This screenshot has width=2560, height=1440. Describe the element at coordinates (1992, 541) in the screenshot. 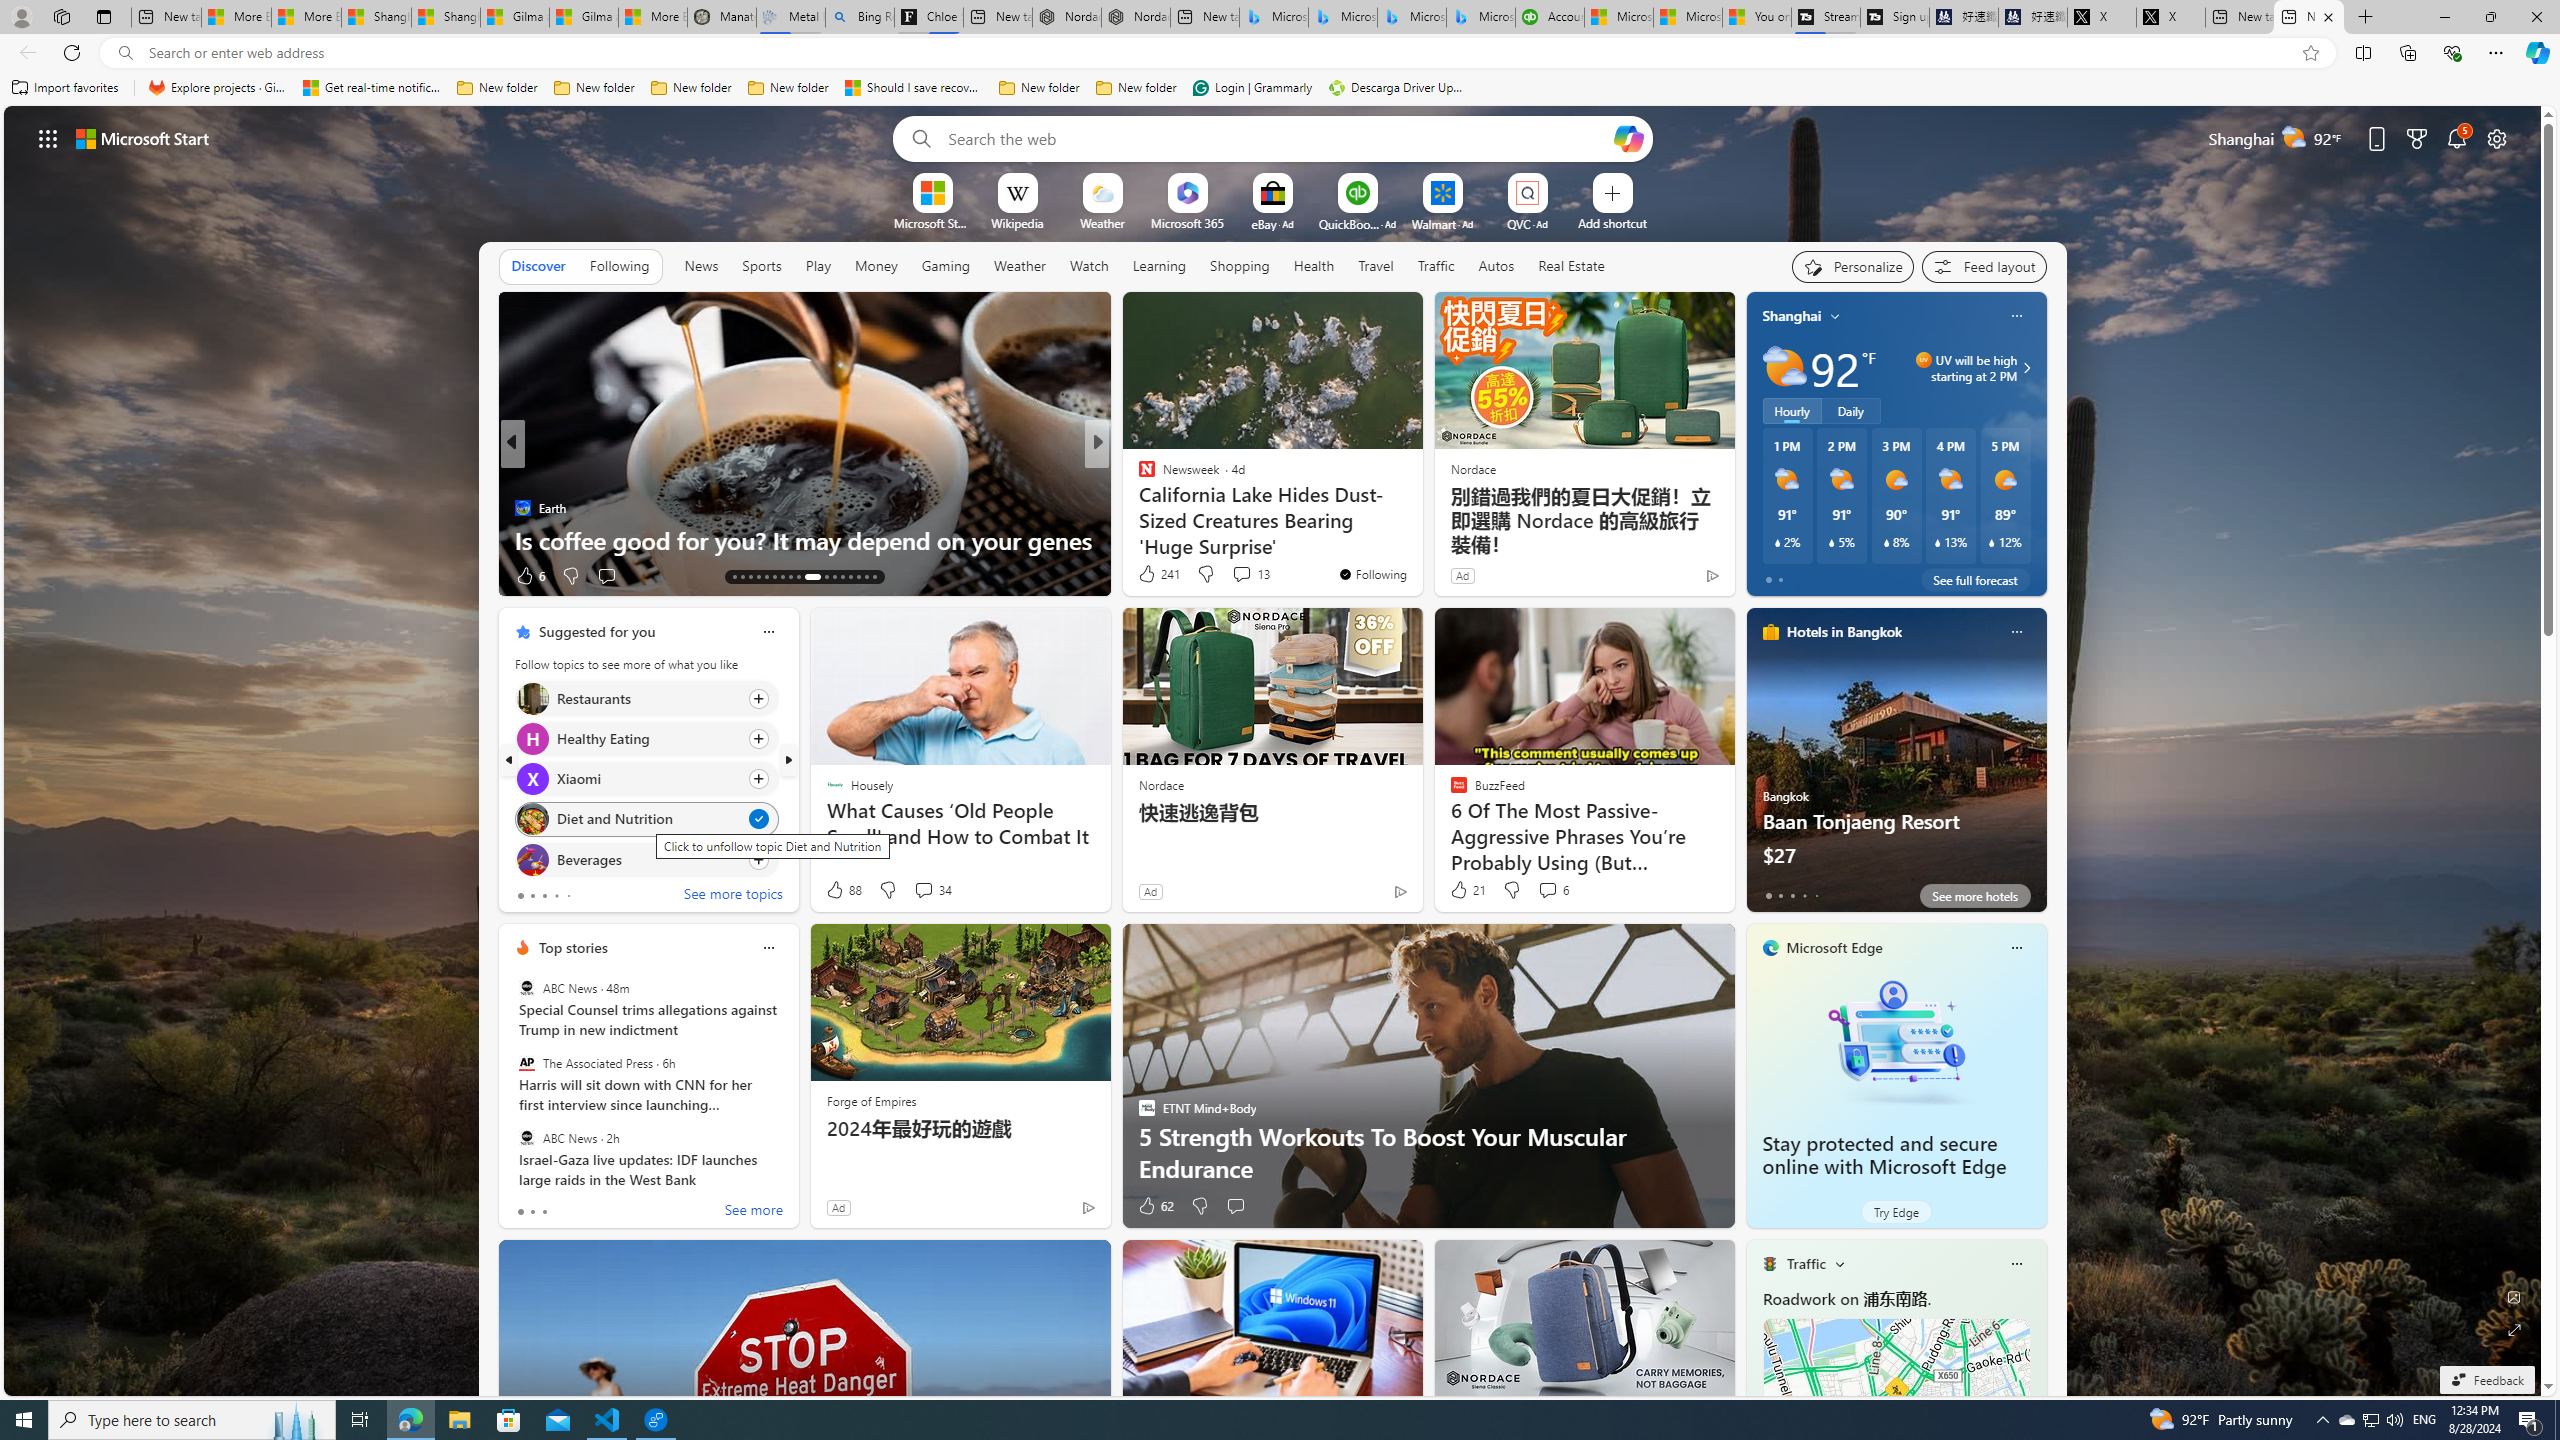

I see `'Class: weather-current-precipitation-glyph'` at that location.